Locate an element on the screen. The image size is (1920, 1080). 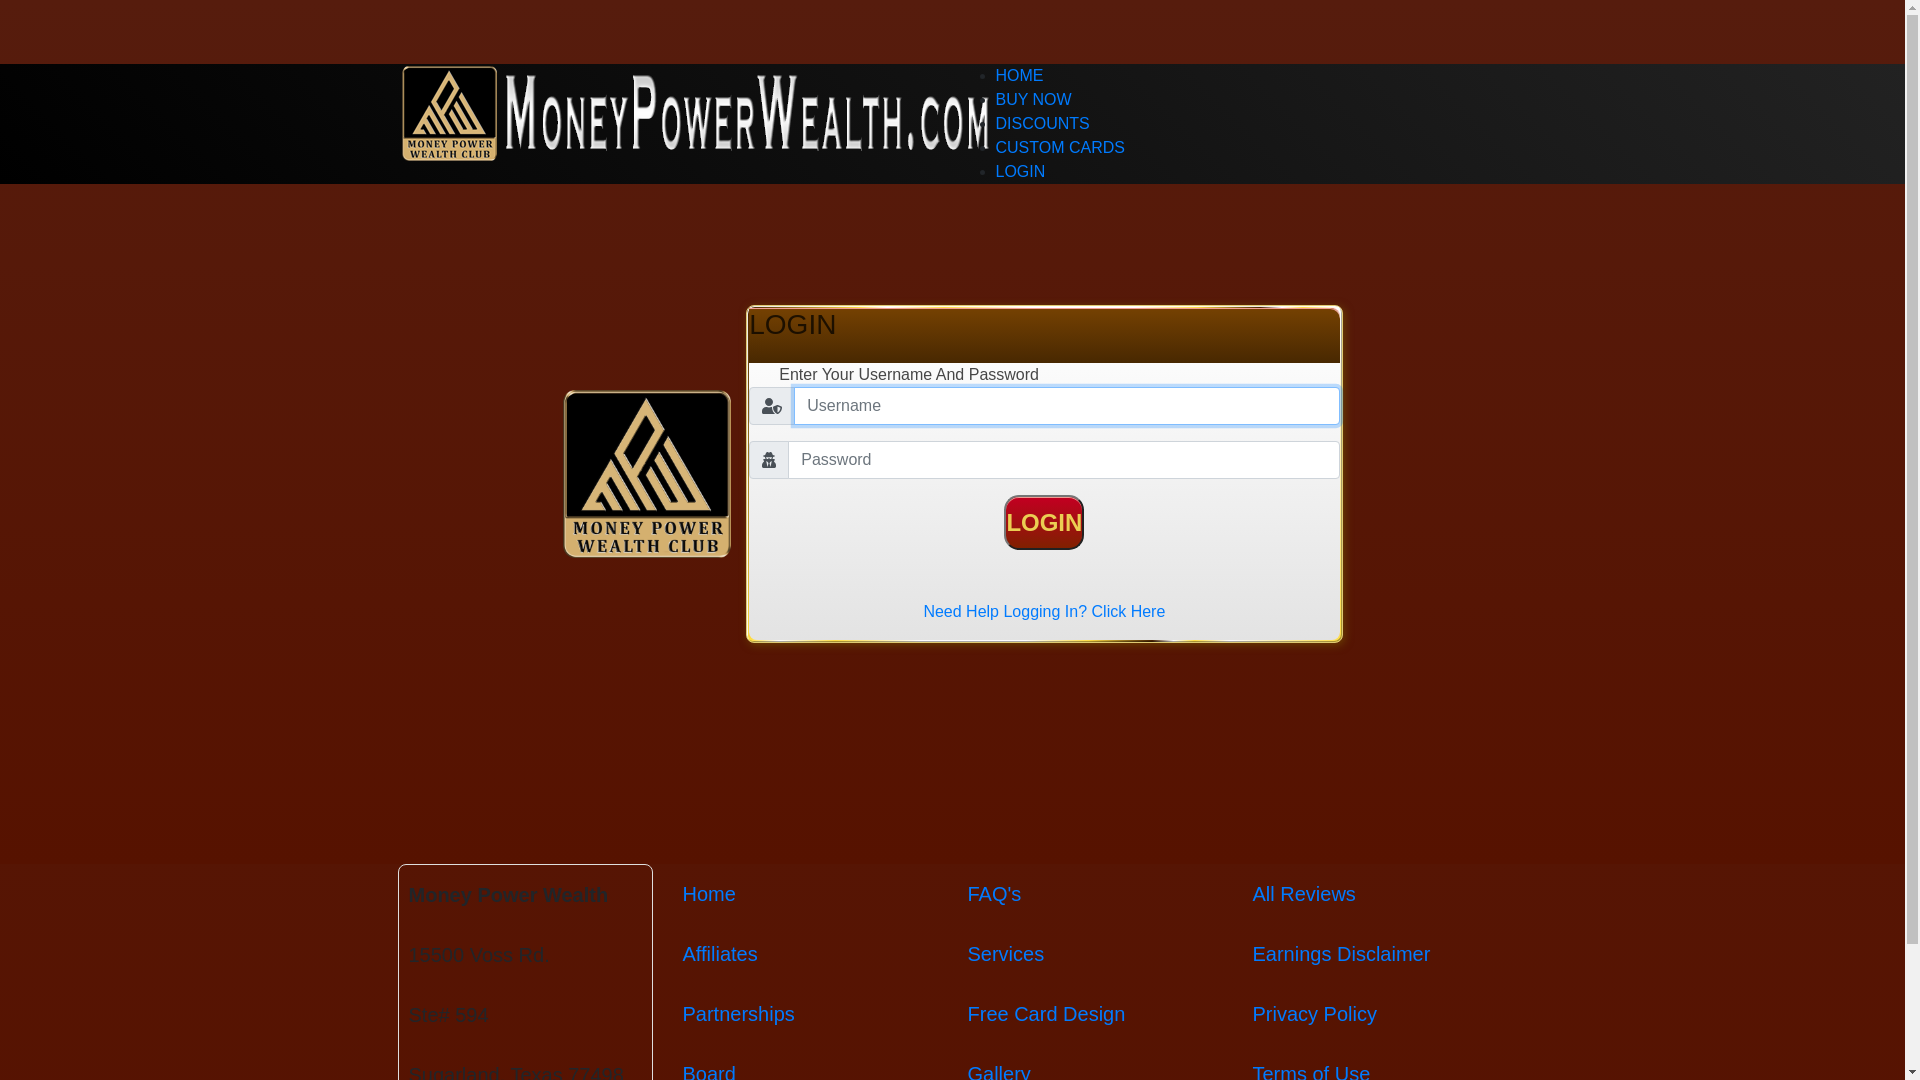
'Free Card Design' is located at coordinates (1045, 1014).